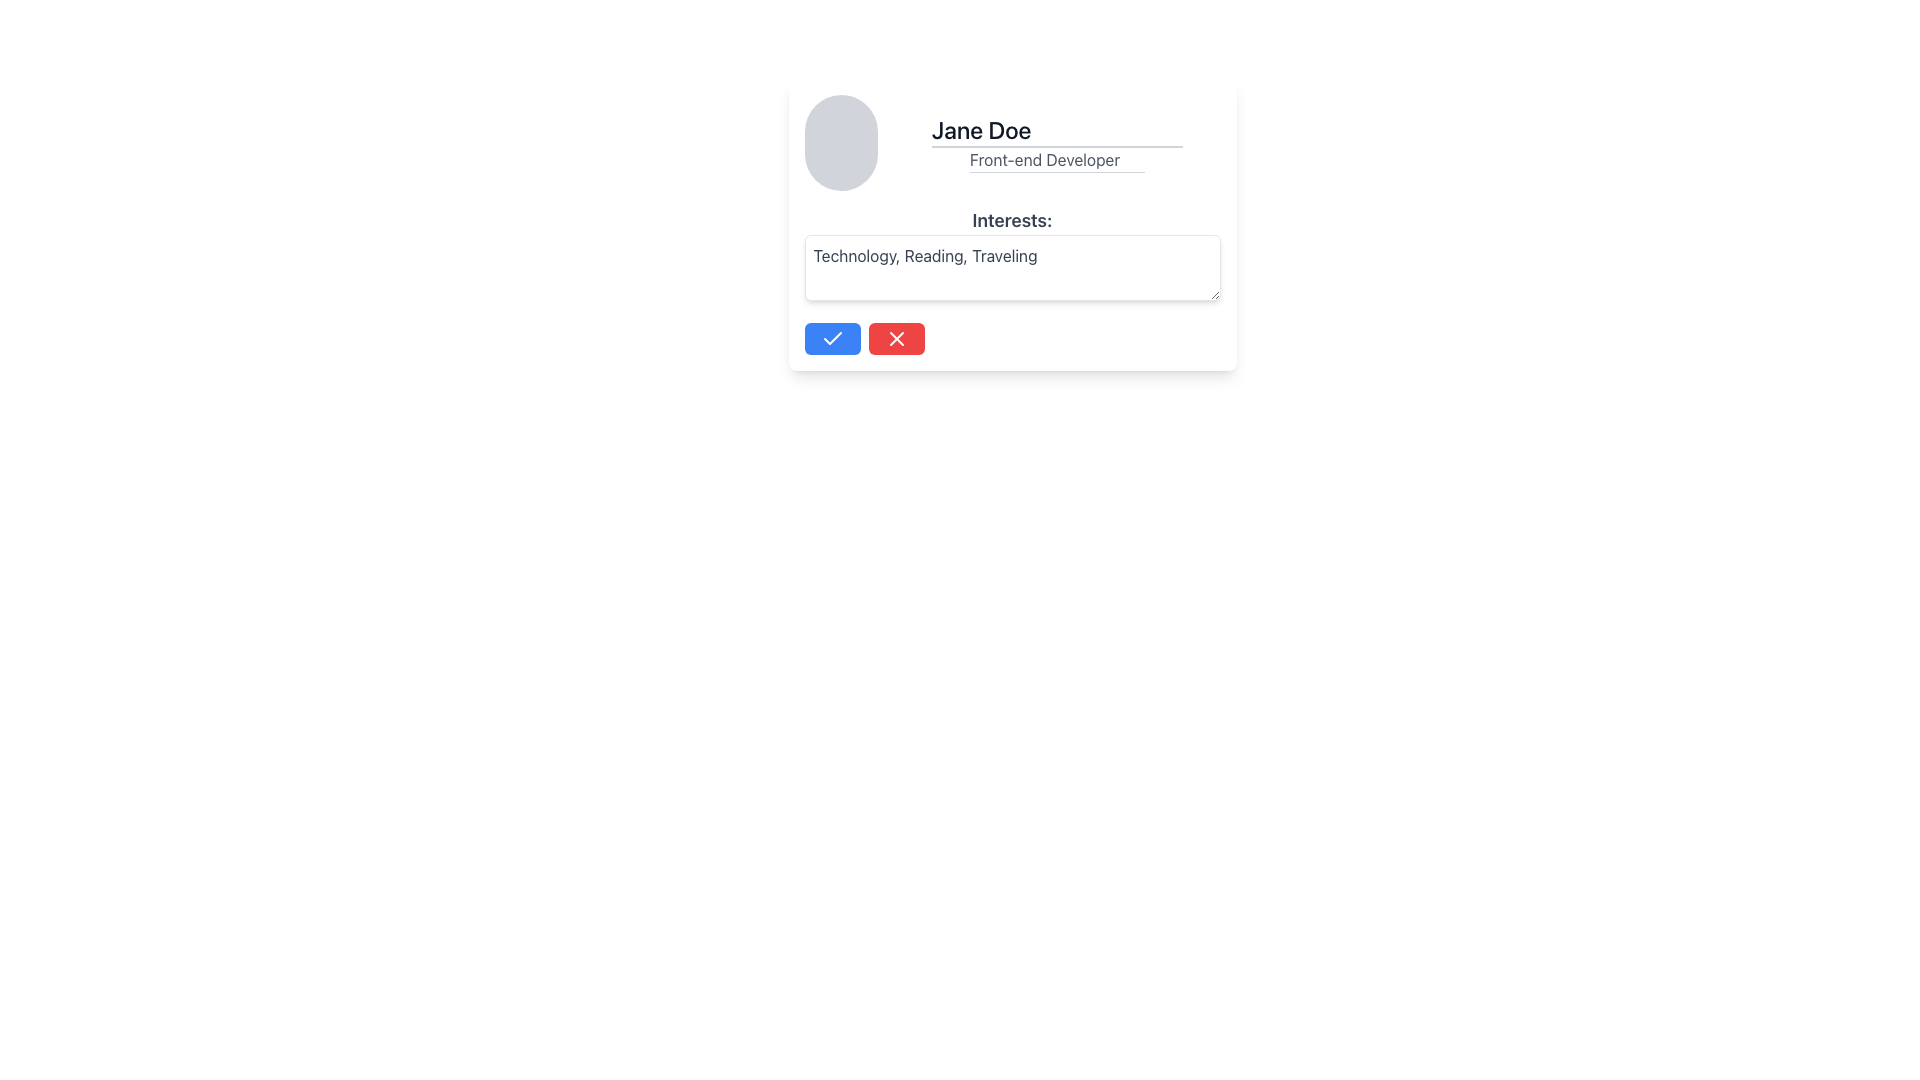 The image size is (1920, 1080). What do you see at coordinates (1012, 266) in the screenshot?
I see `the text input area for entering interests located below the 'Interests:' label` at bounding box center [1012, 266].